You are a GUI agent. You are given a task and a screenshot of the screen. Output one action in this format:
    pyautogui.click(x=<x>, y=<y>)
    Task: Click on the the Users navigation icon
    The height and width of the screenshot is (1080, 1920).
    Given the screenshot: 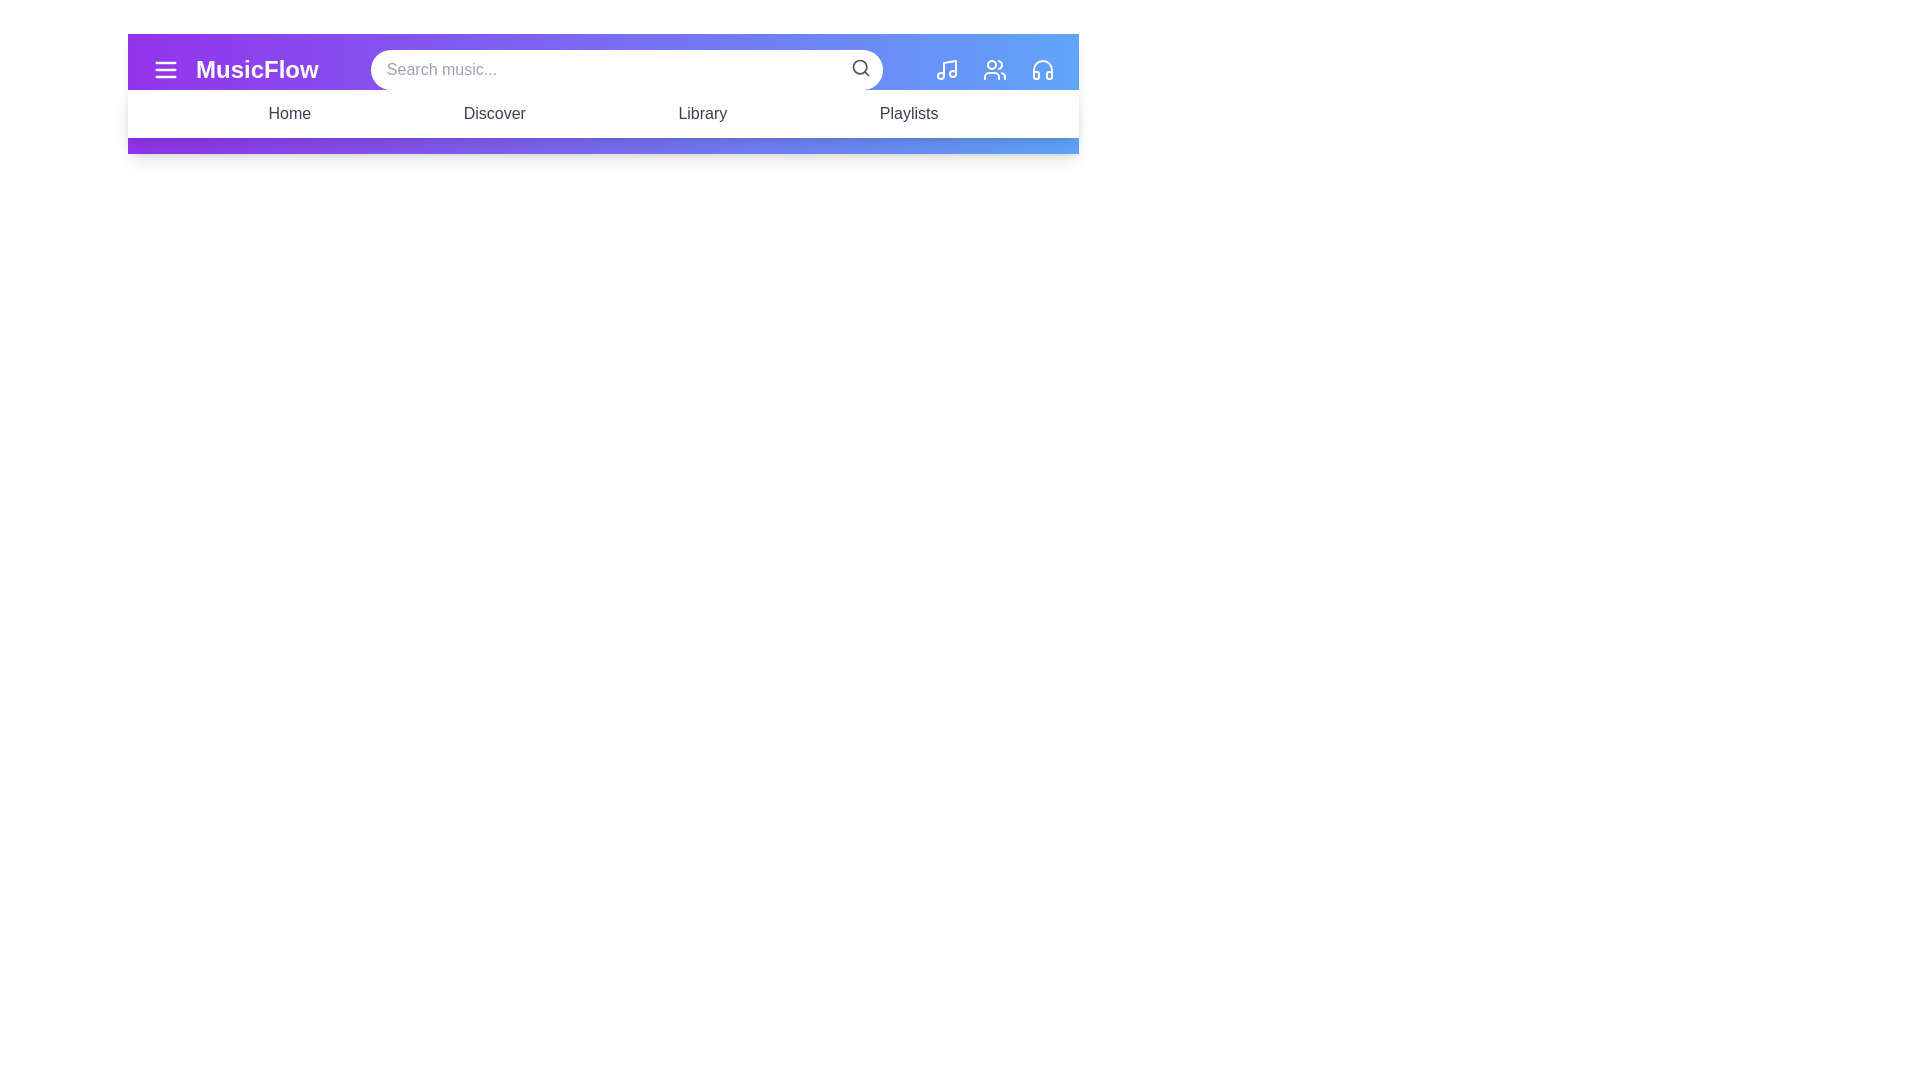 What is the action you would take?
    pyautogui.click(x=994, y=68)
    